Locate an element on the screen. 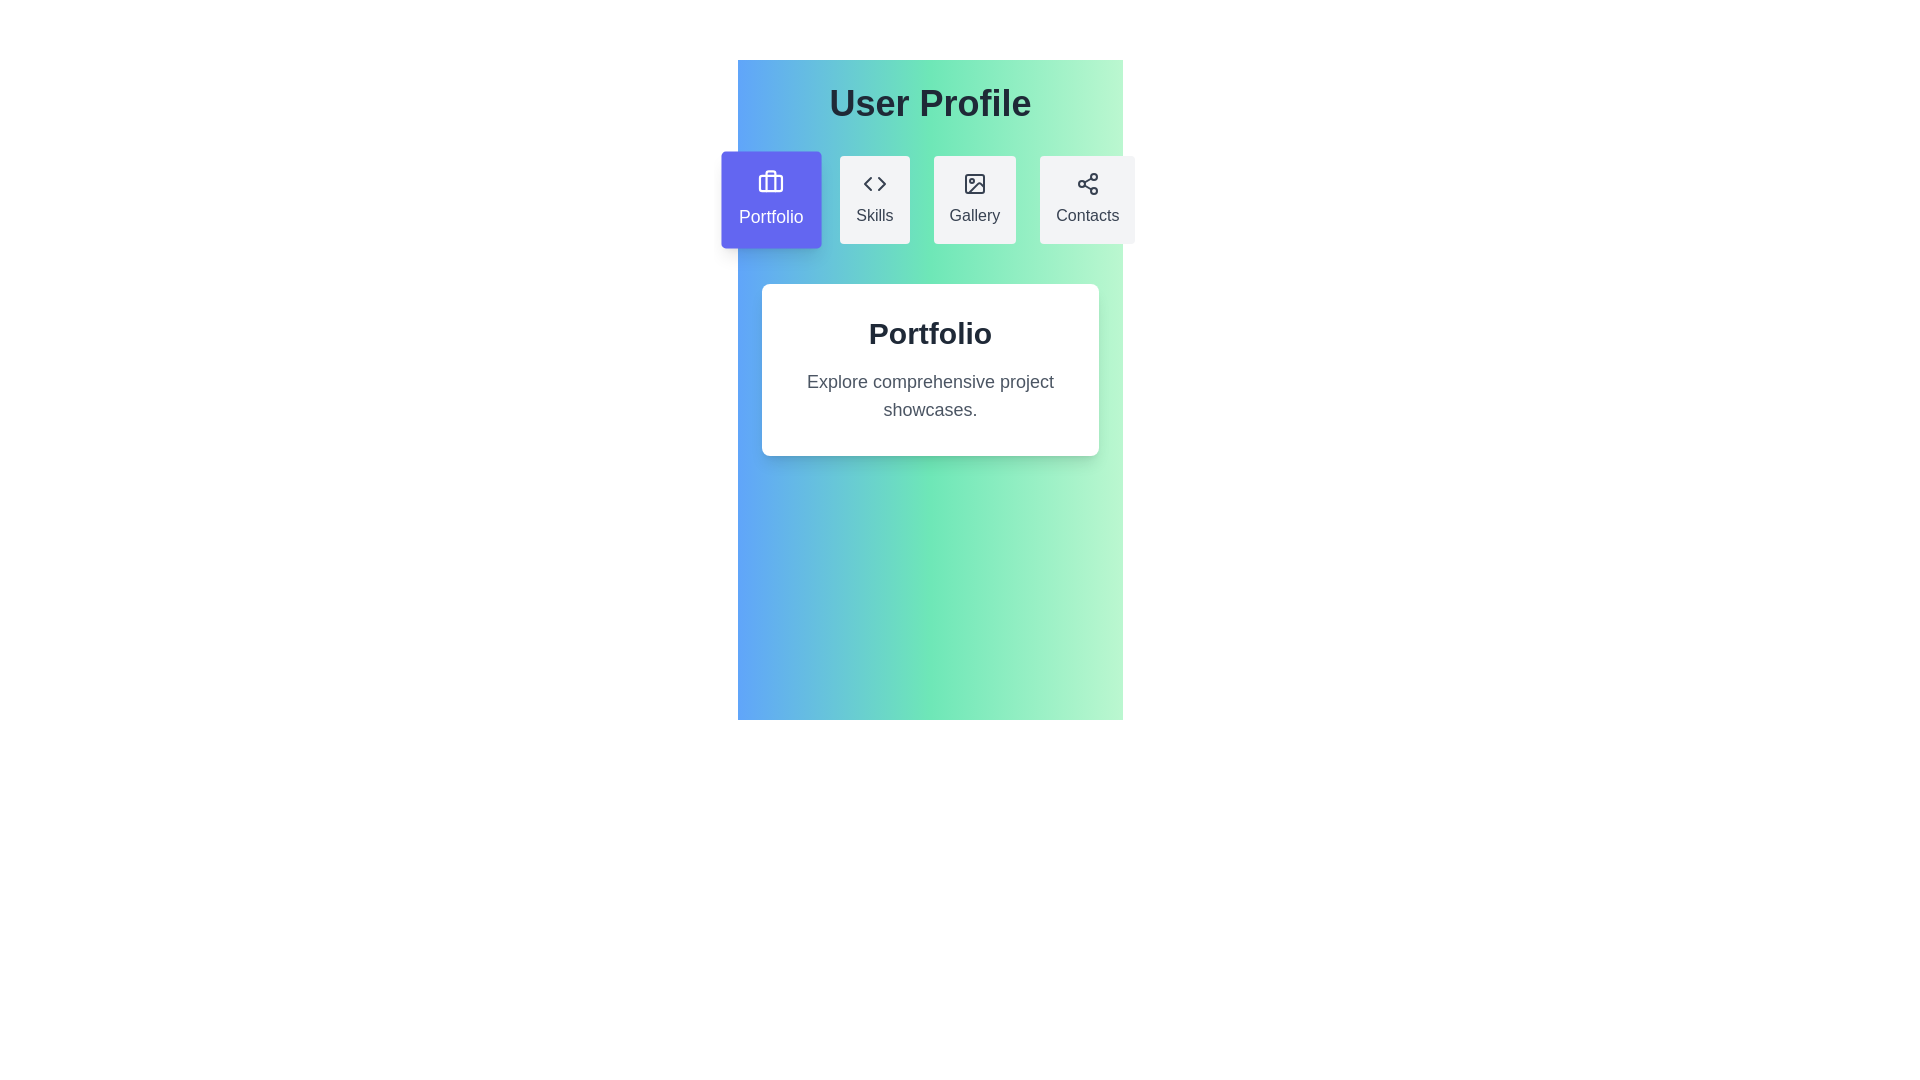  the tab labeled Skills to switch the active content is located at coordinates (874, 200).